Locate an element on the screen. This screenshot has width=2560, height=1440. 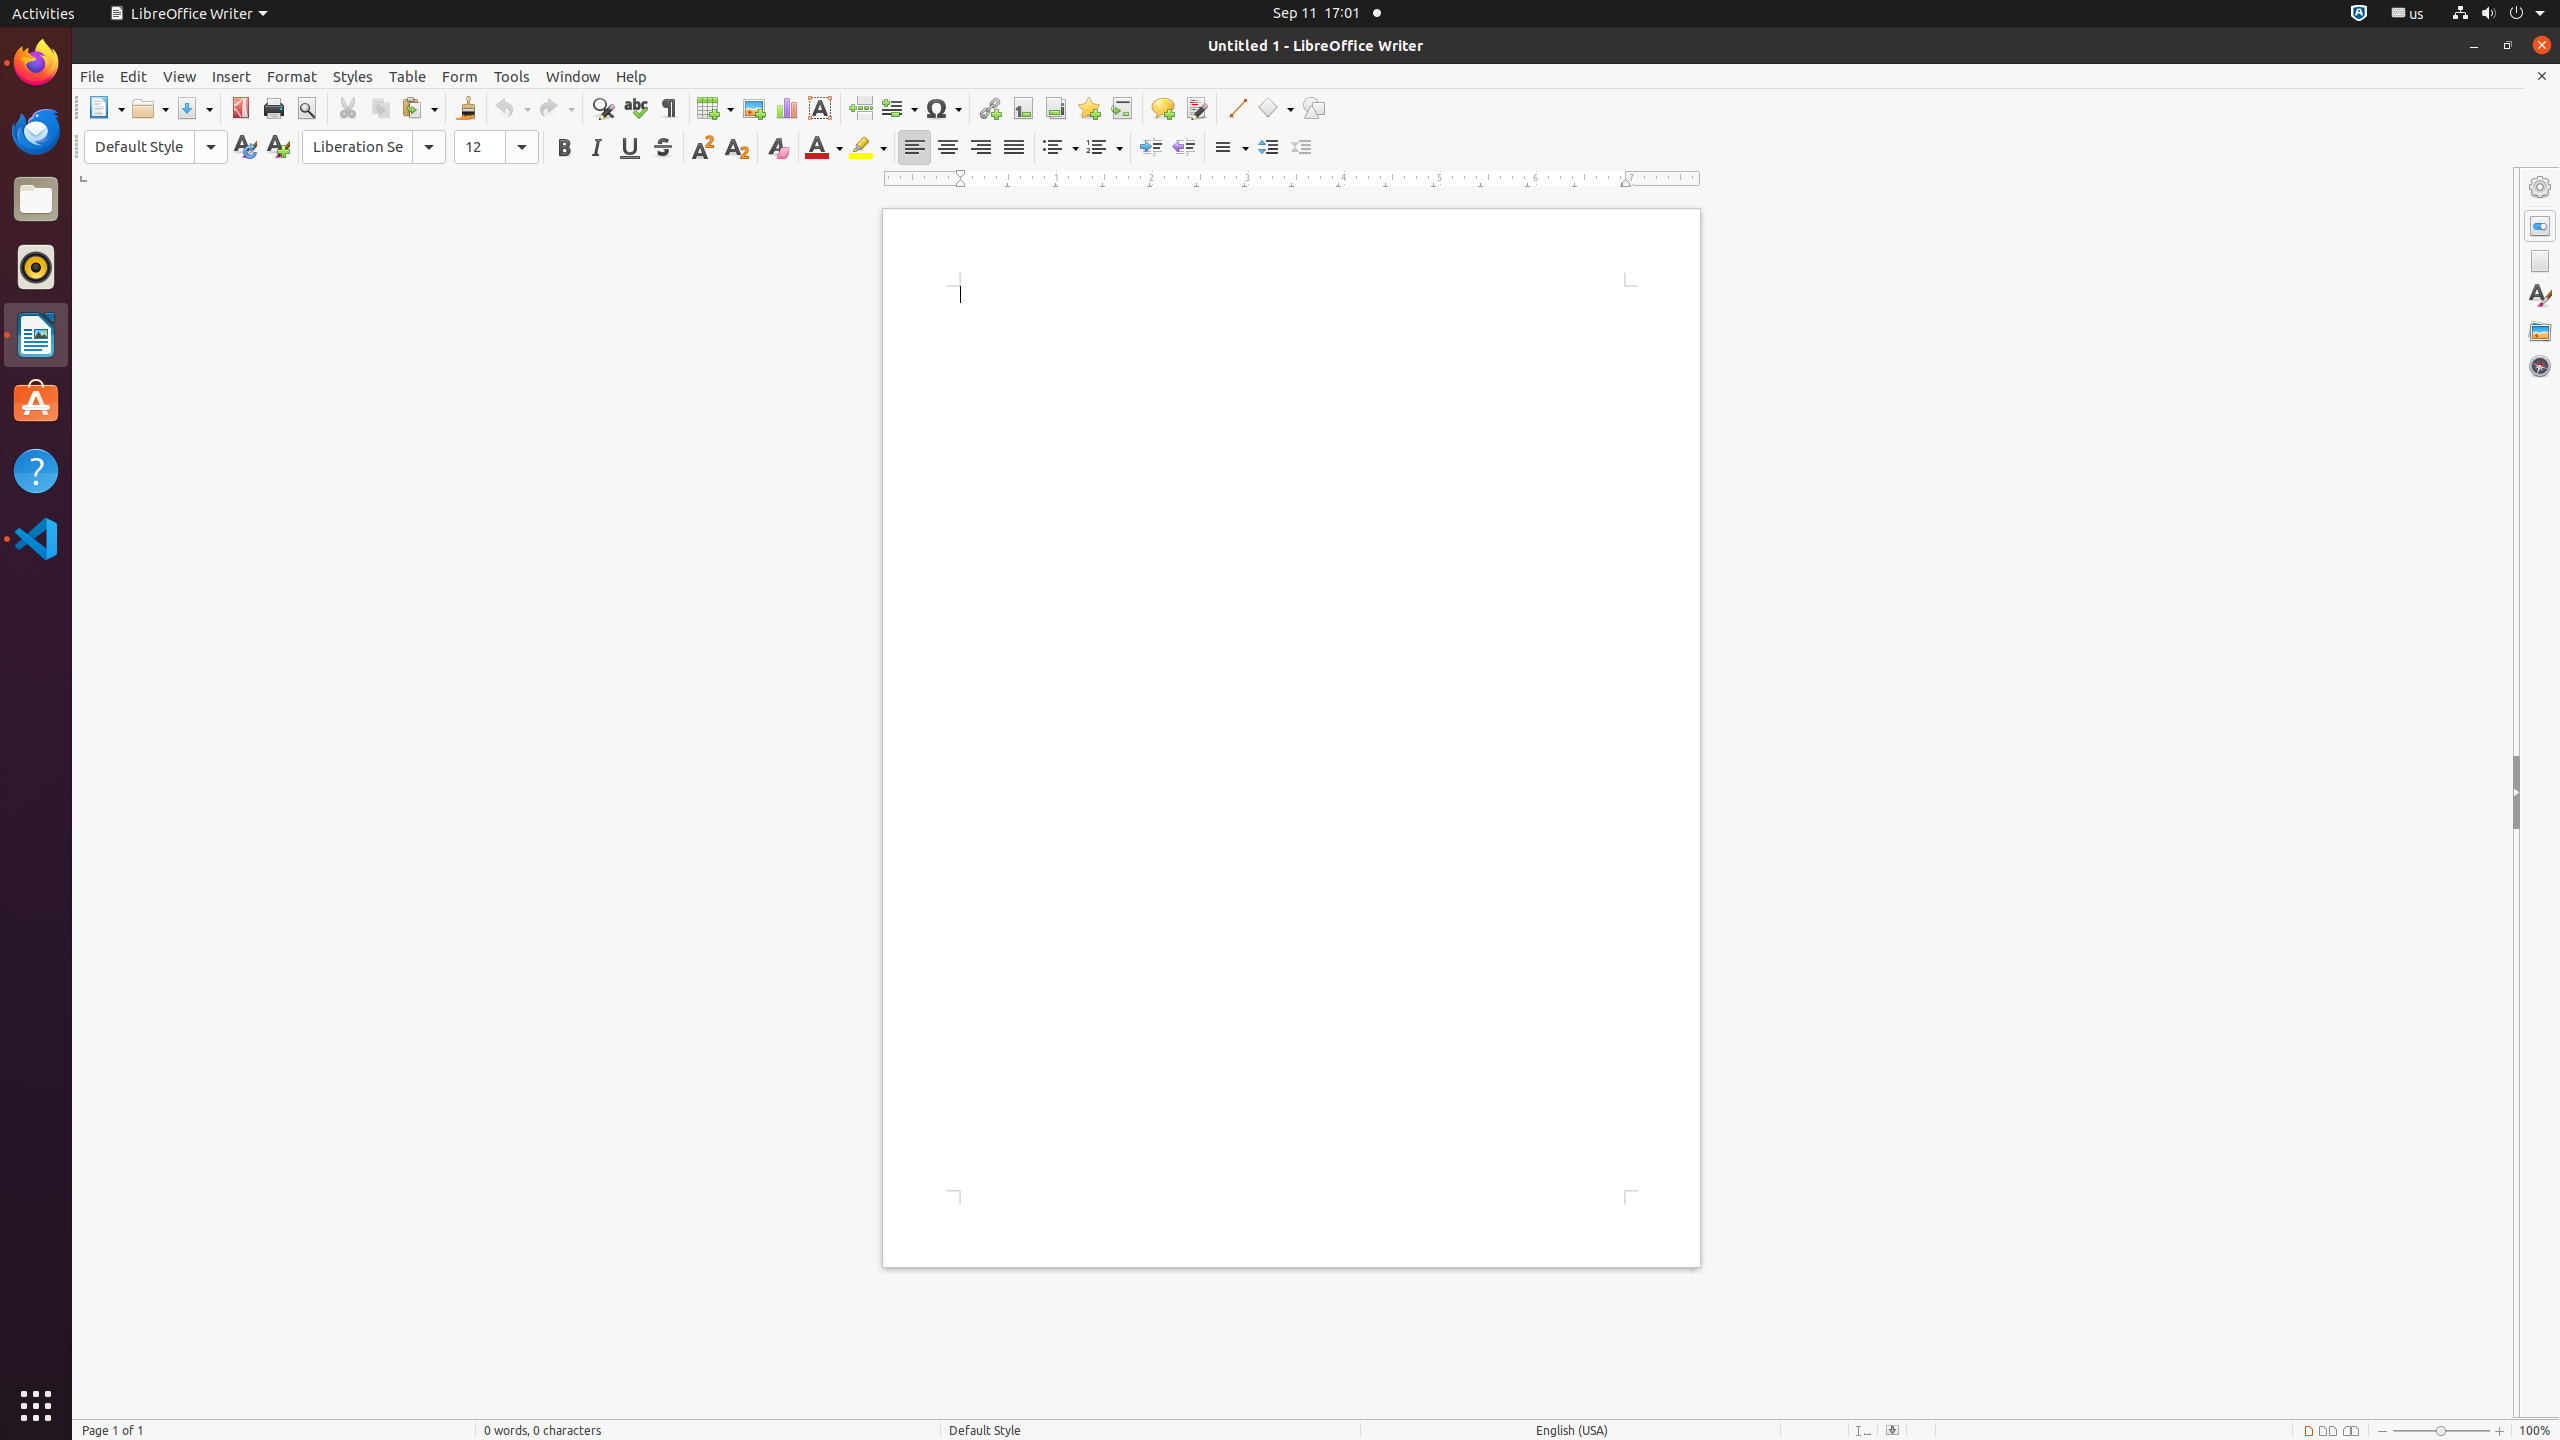
'Tools' is located at coordinates (511, 76).